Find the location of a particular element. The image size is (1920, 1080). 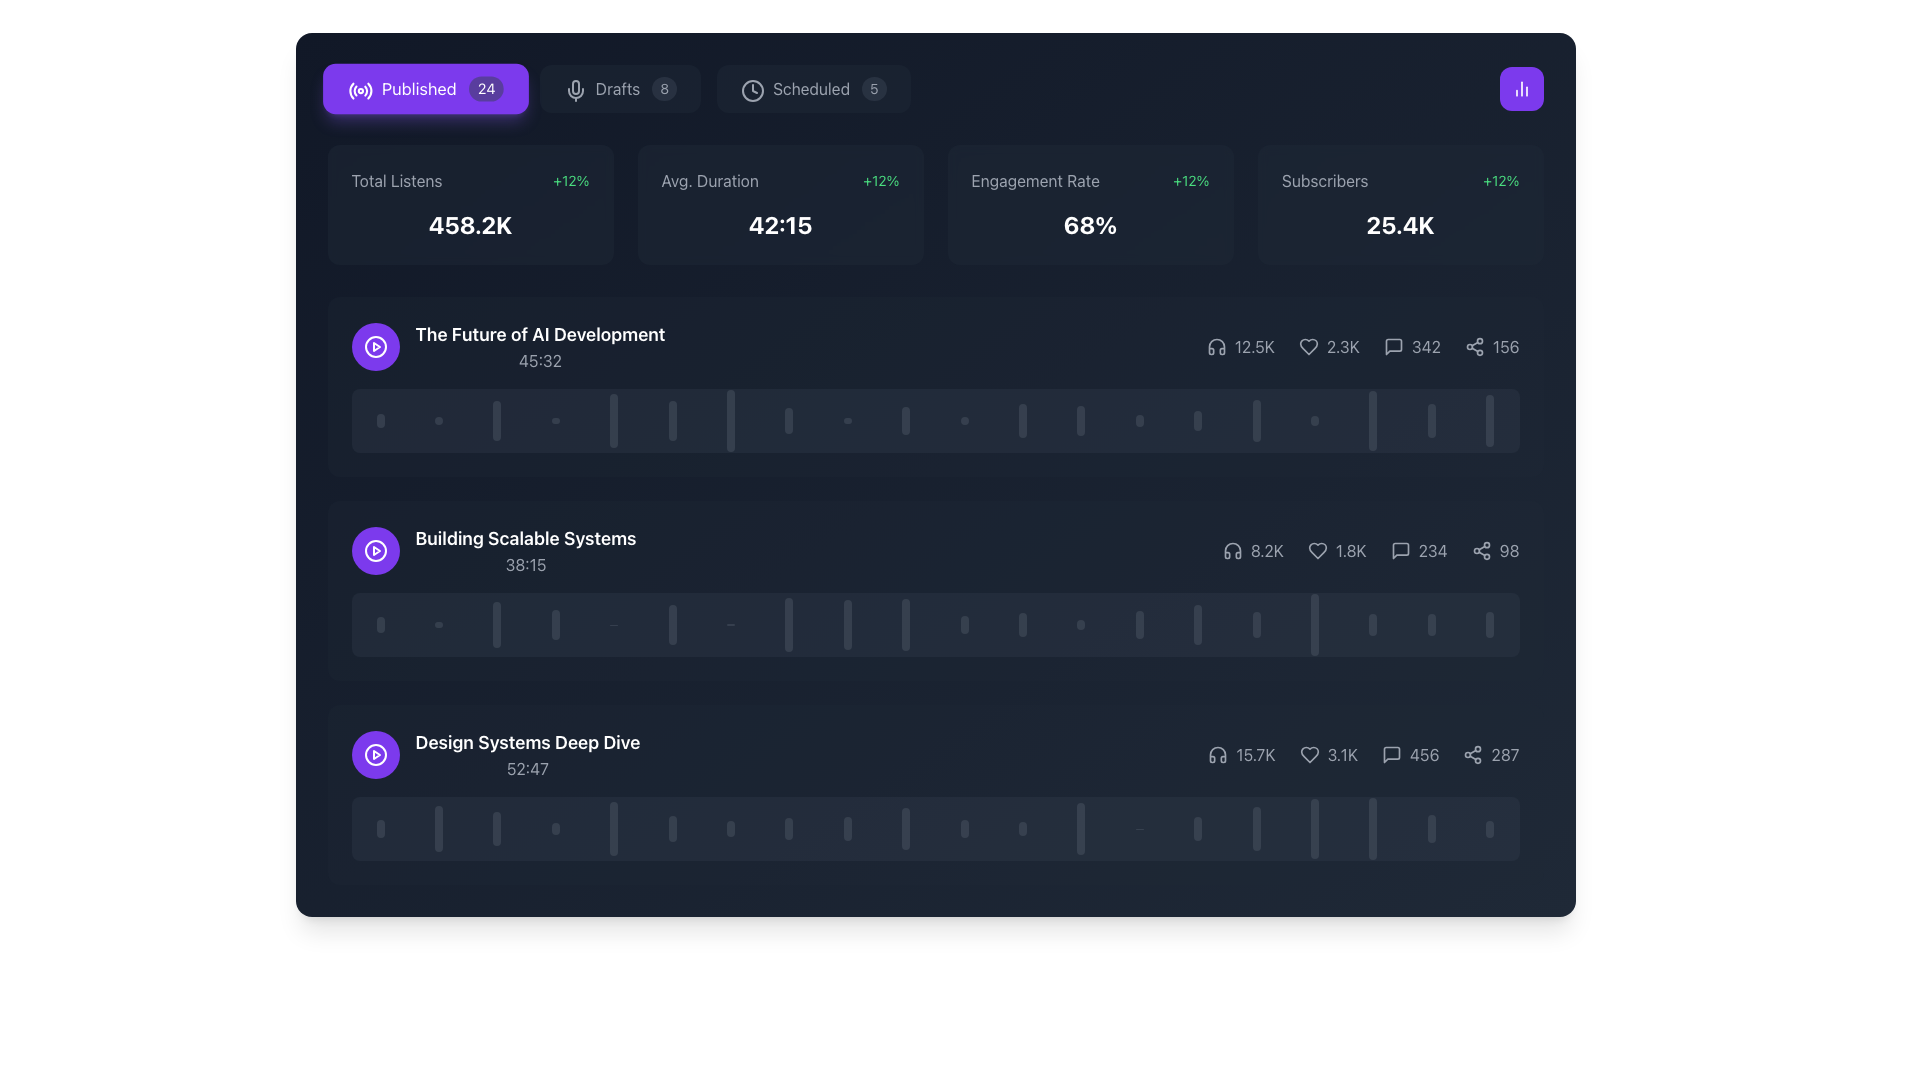

the headphones icon located in the 'Design Systems Deep Dive' row, which is to the left of the numeric label '15.7K' is located at coordinates (1217, 755).